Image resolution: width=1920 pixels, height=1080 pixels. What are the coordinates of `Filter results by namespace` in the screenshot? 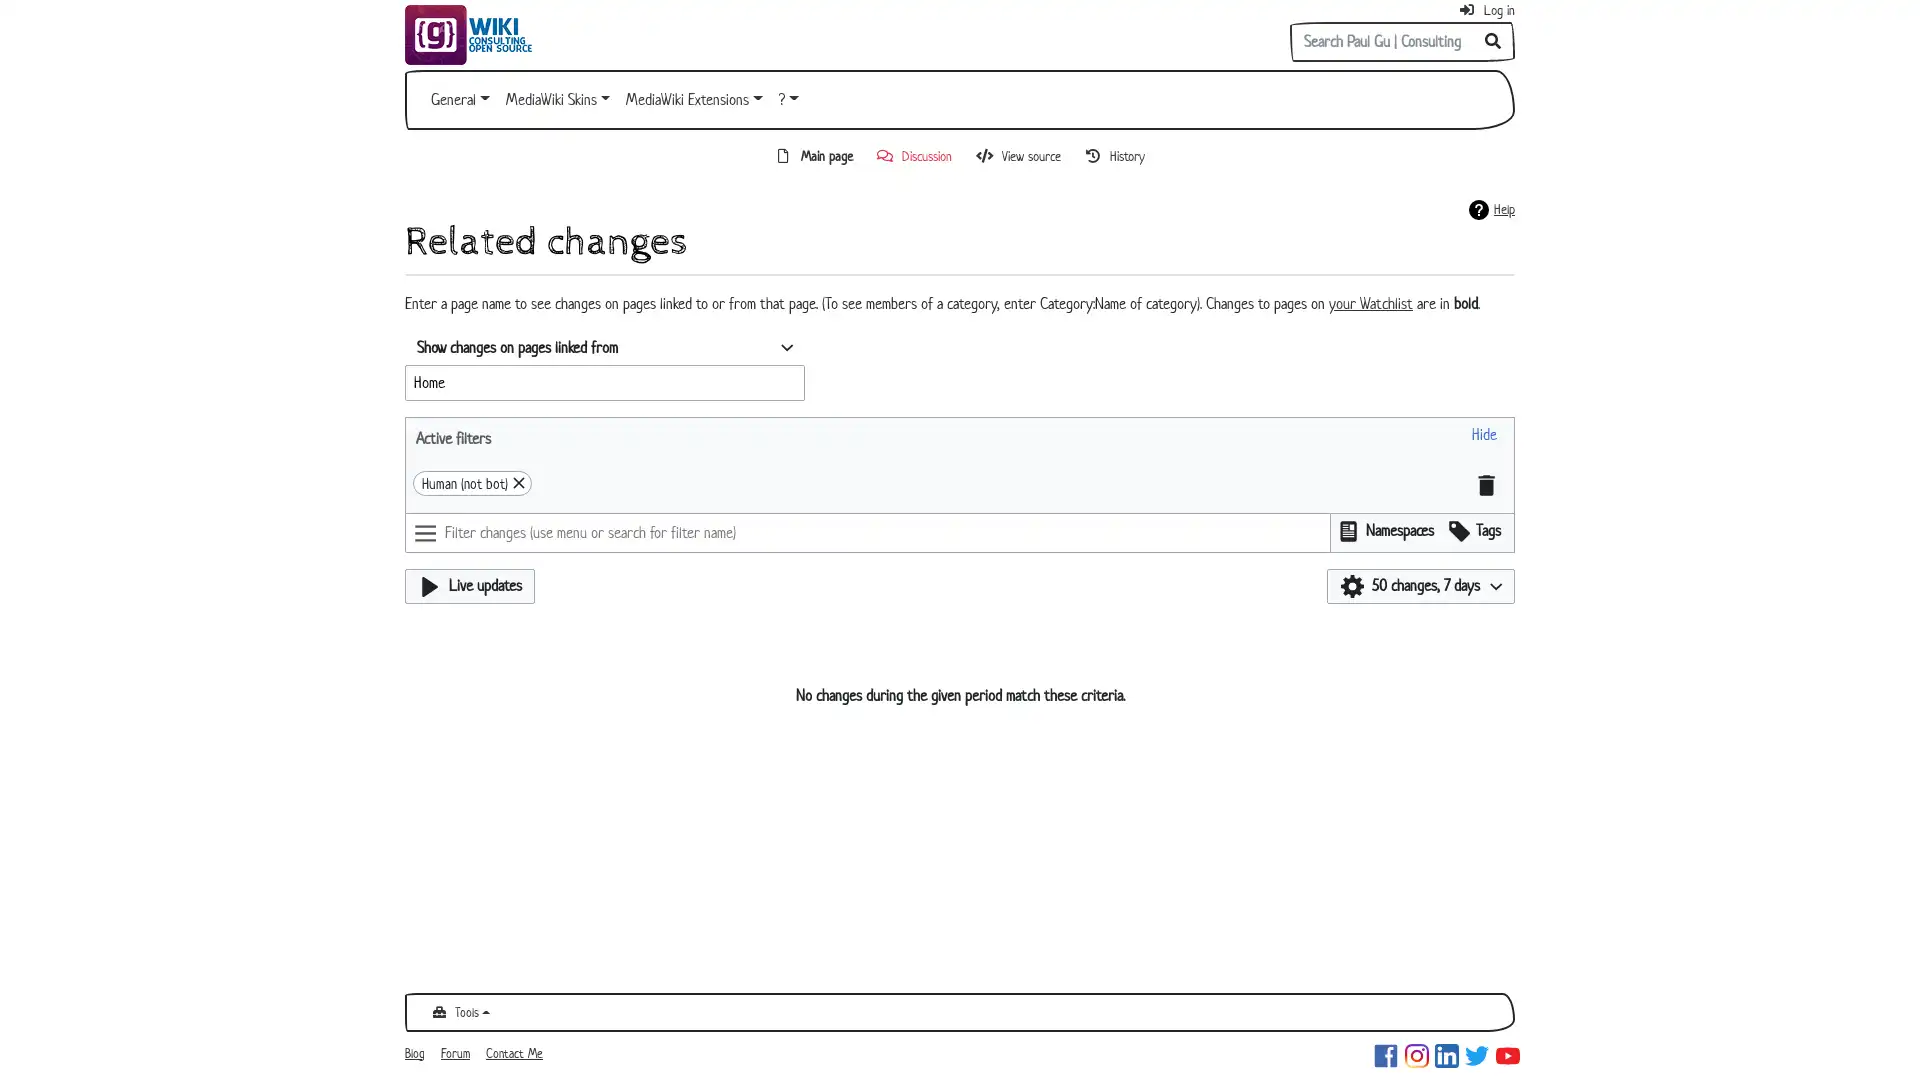 It's located at (1384, 530).